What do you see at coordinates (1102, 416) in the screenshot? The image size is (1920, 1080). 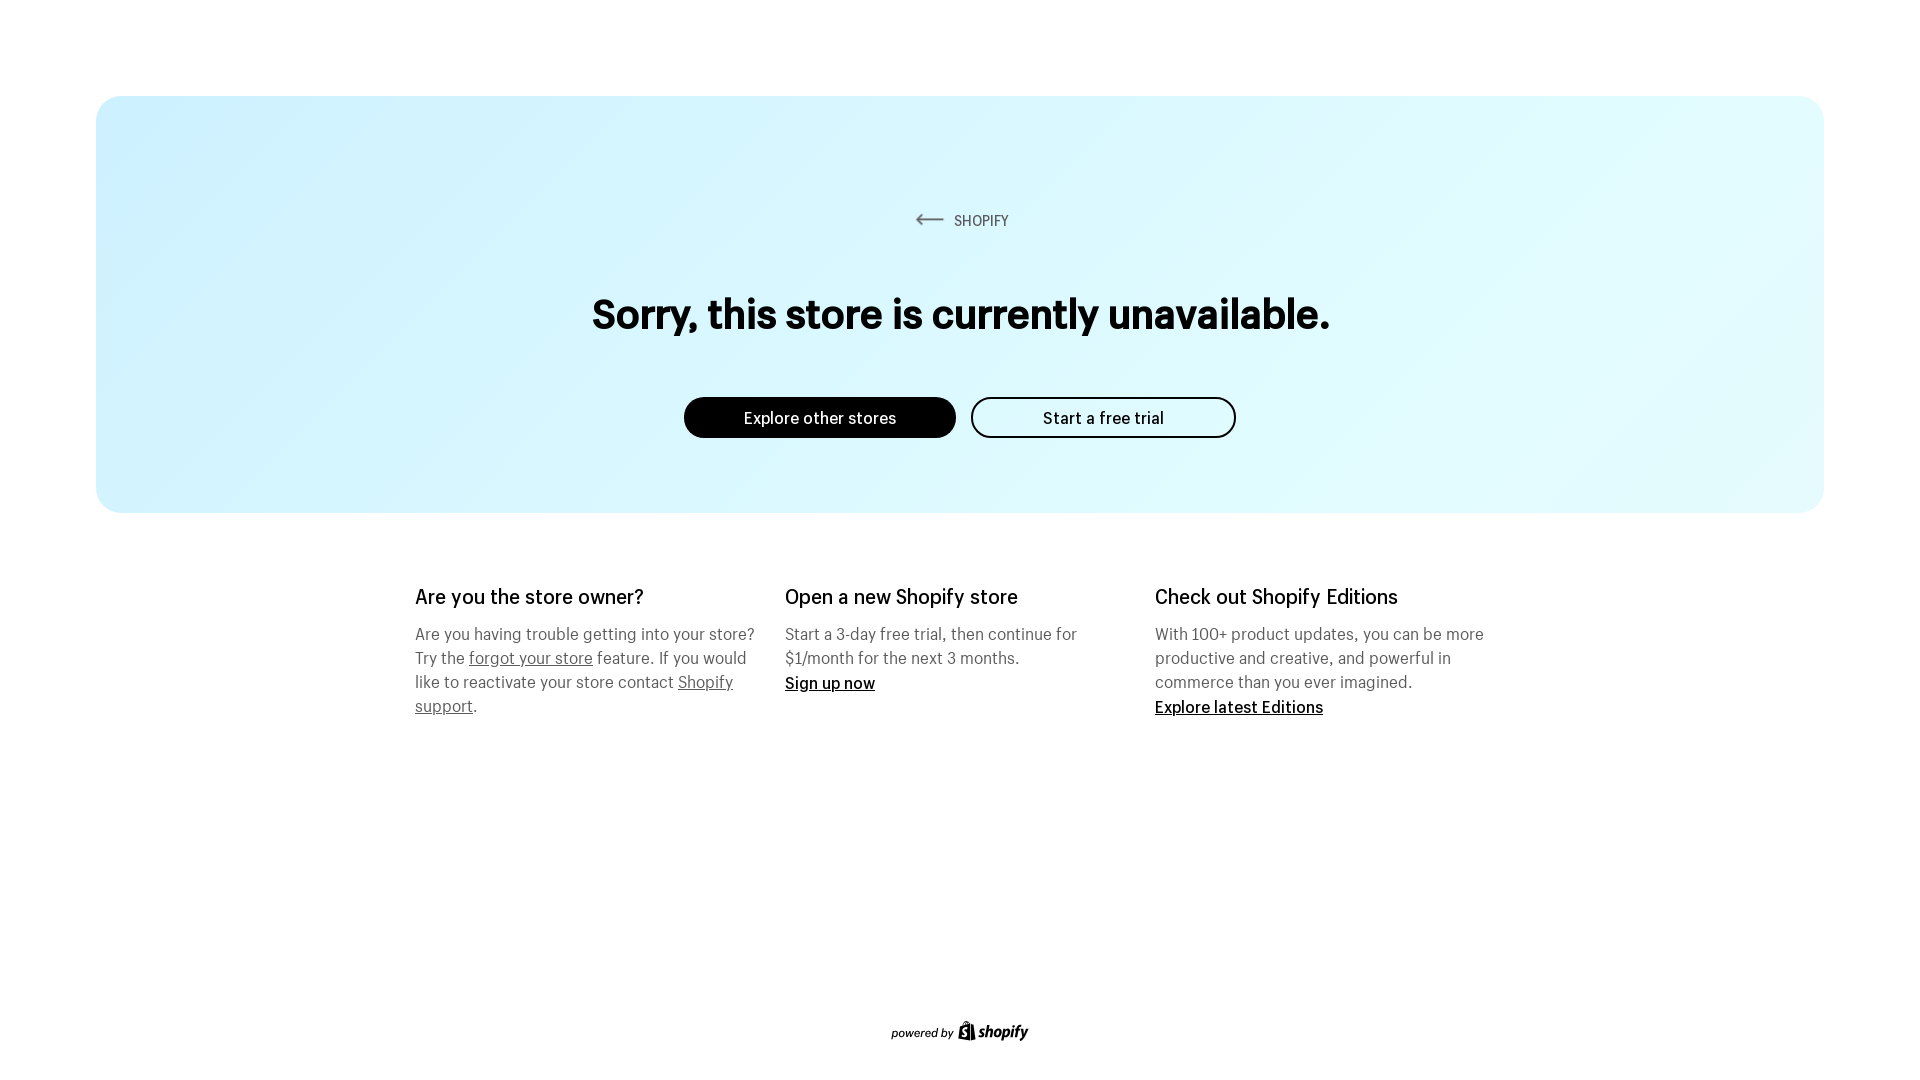 I see `'Start a free trial'` at bounding box center [1102, 416].